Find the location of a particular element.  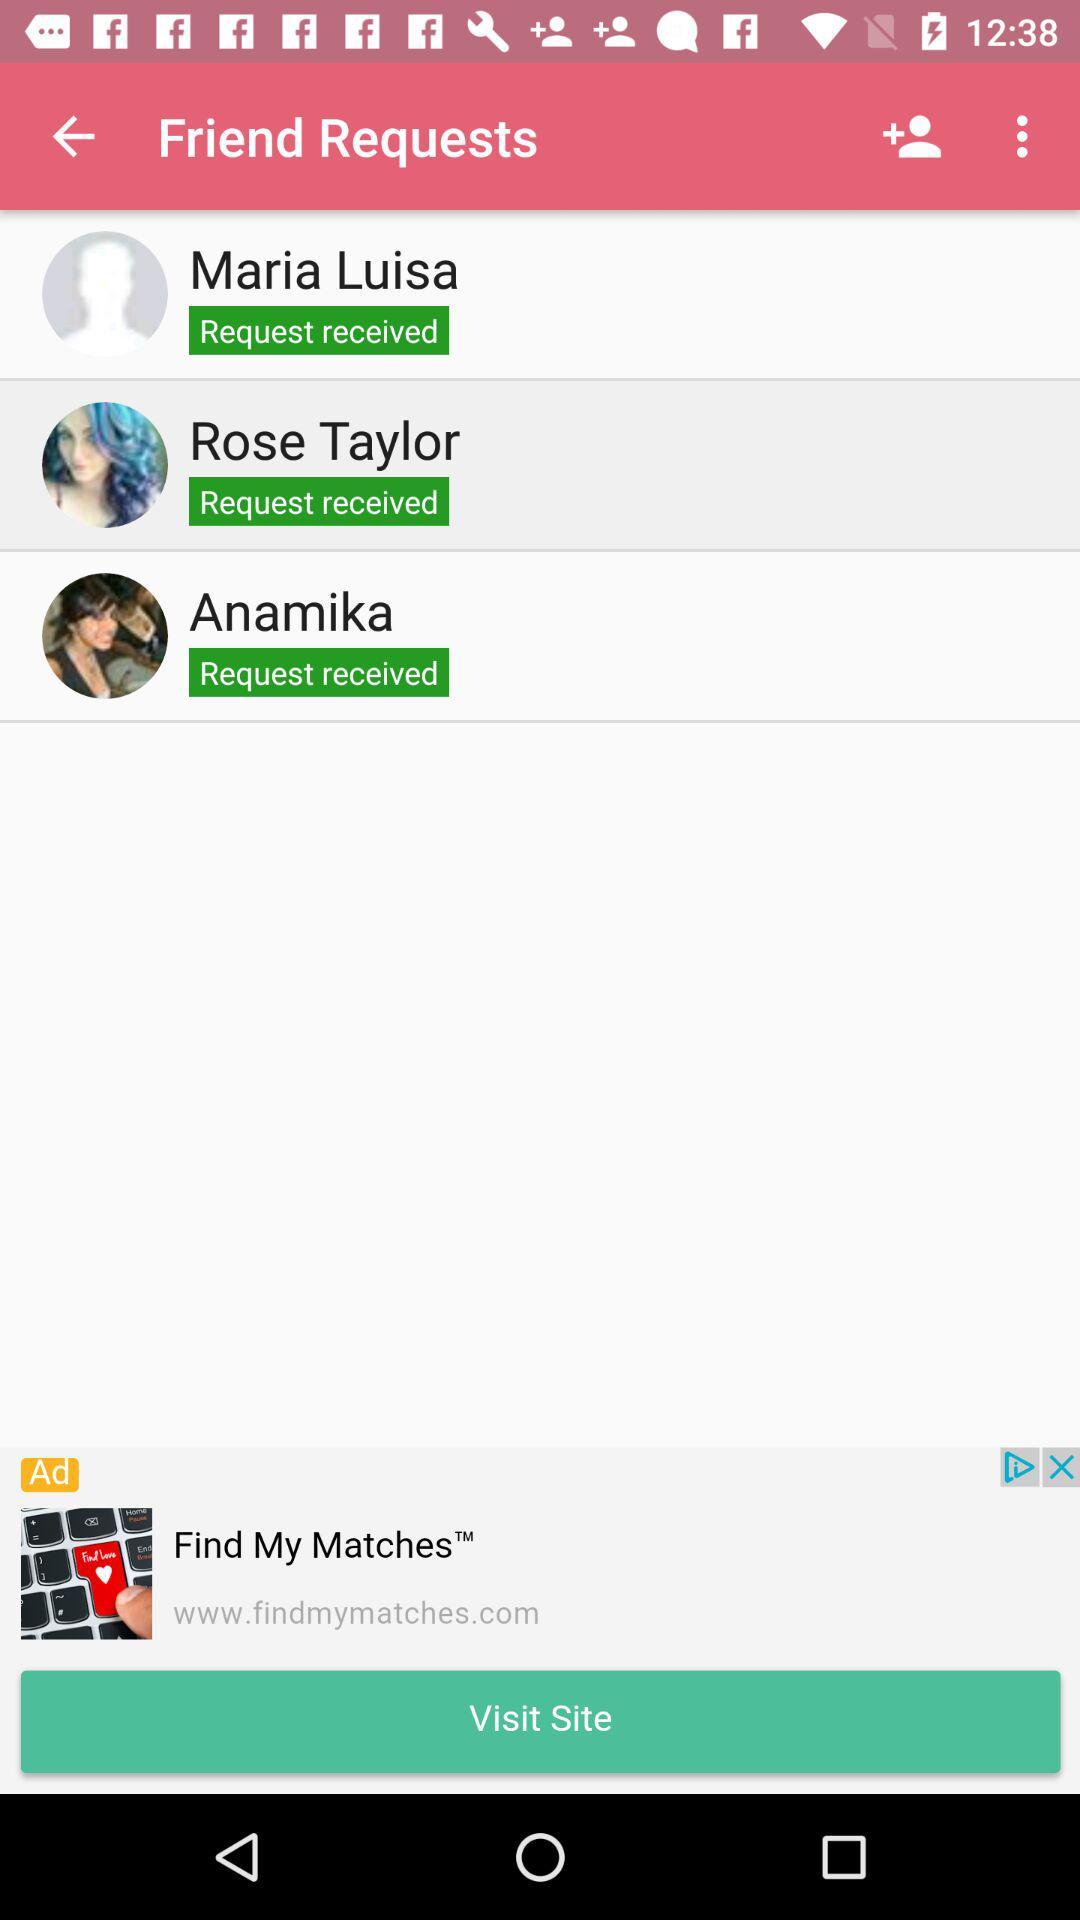

show profile information is located at coordinates (104, 292).